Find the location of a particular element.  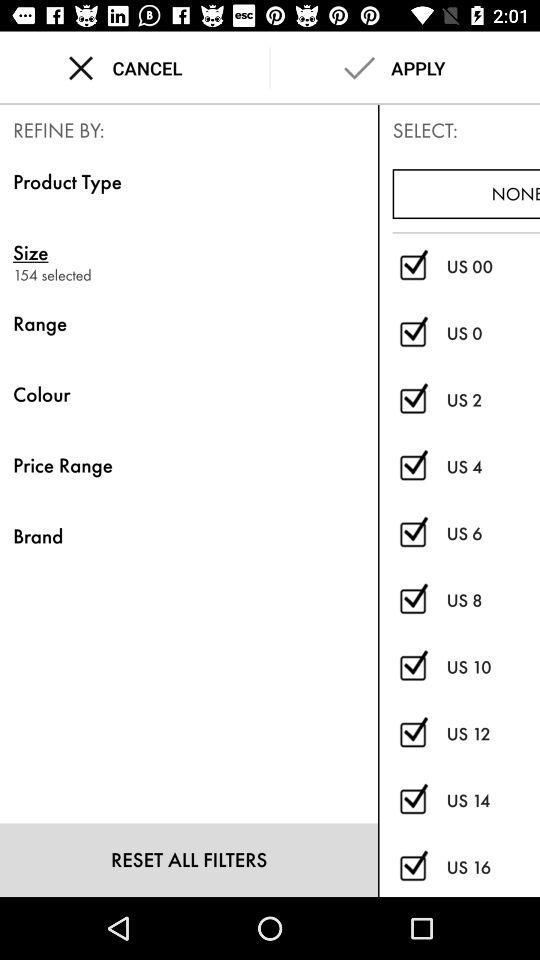

item above the us 14 icon is located at coordinates (492, 733).